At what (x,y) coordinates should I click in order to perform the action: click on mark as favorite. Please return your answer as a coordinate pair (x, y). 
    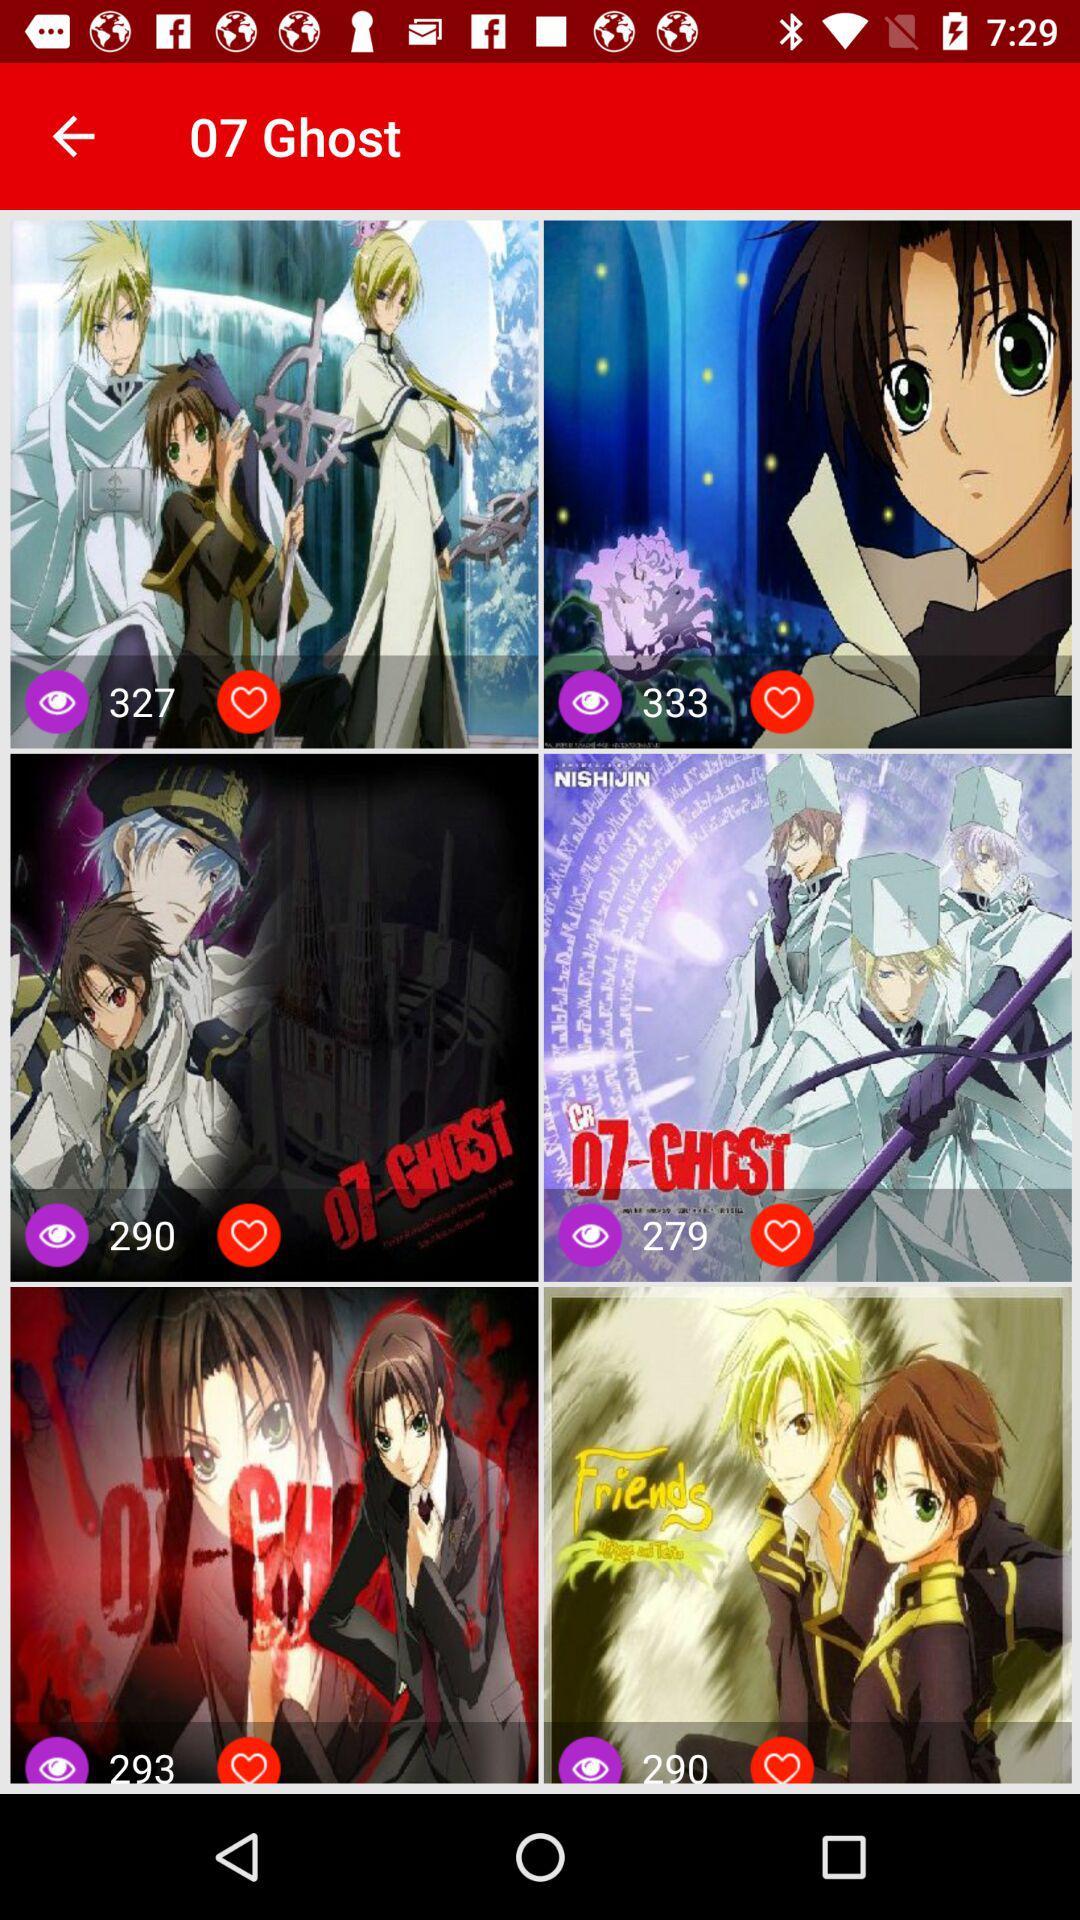
    Looking at the image, I should click on (781, 1764).